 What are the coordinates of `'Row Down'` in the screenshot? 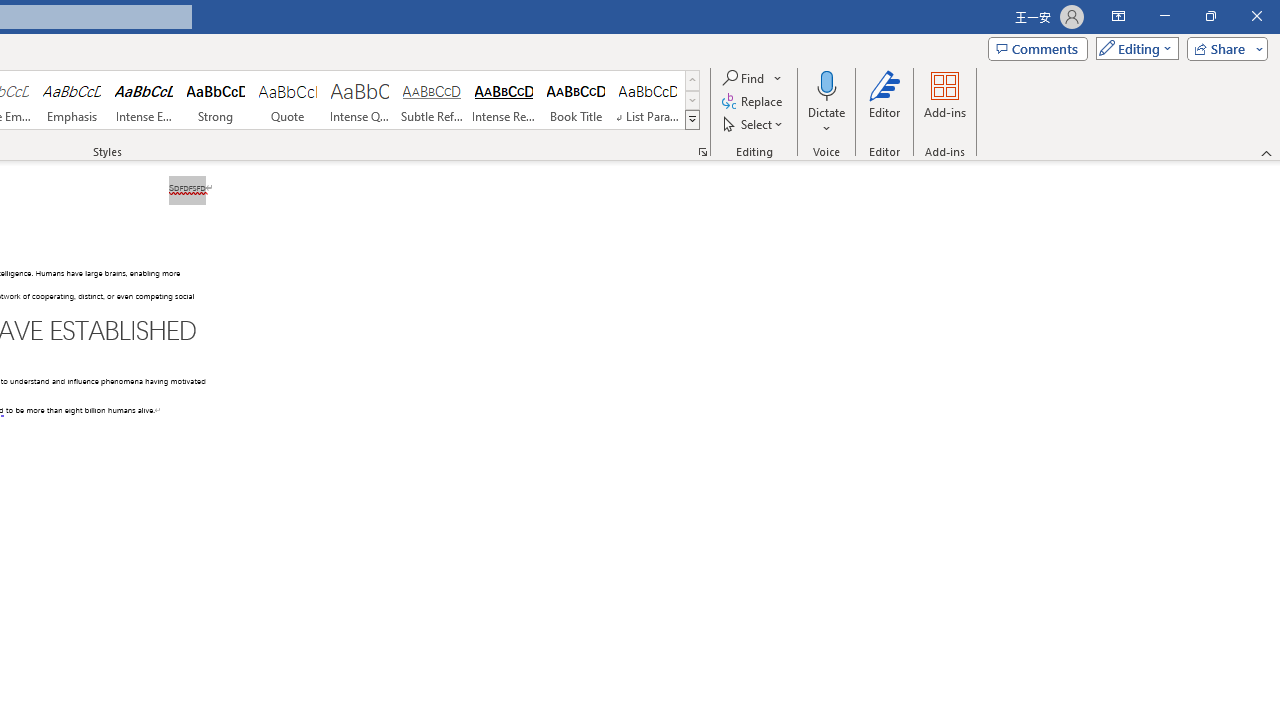 It's located at (692, 100).